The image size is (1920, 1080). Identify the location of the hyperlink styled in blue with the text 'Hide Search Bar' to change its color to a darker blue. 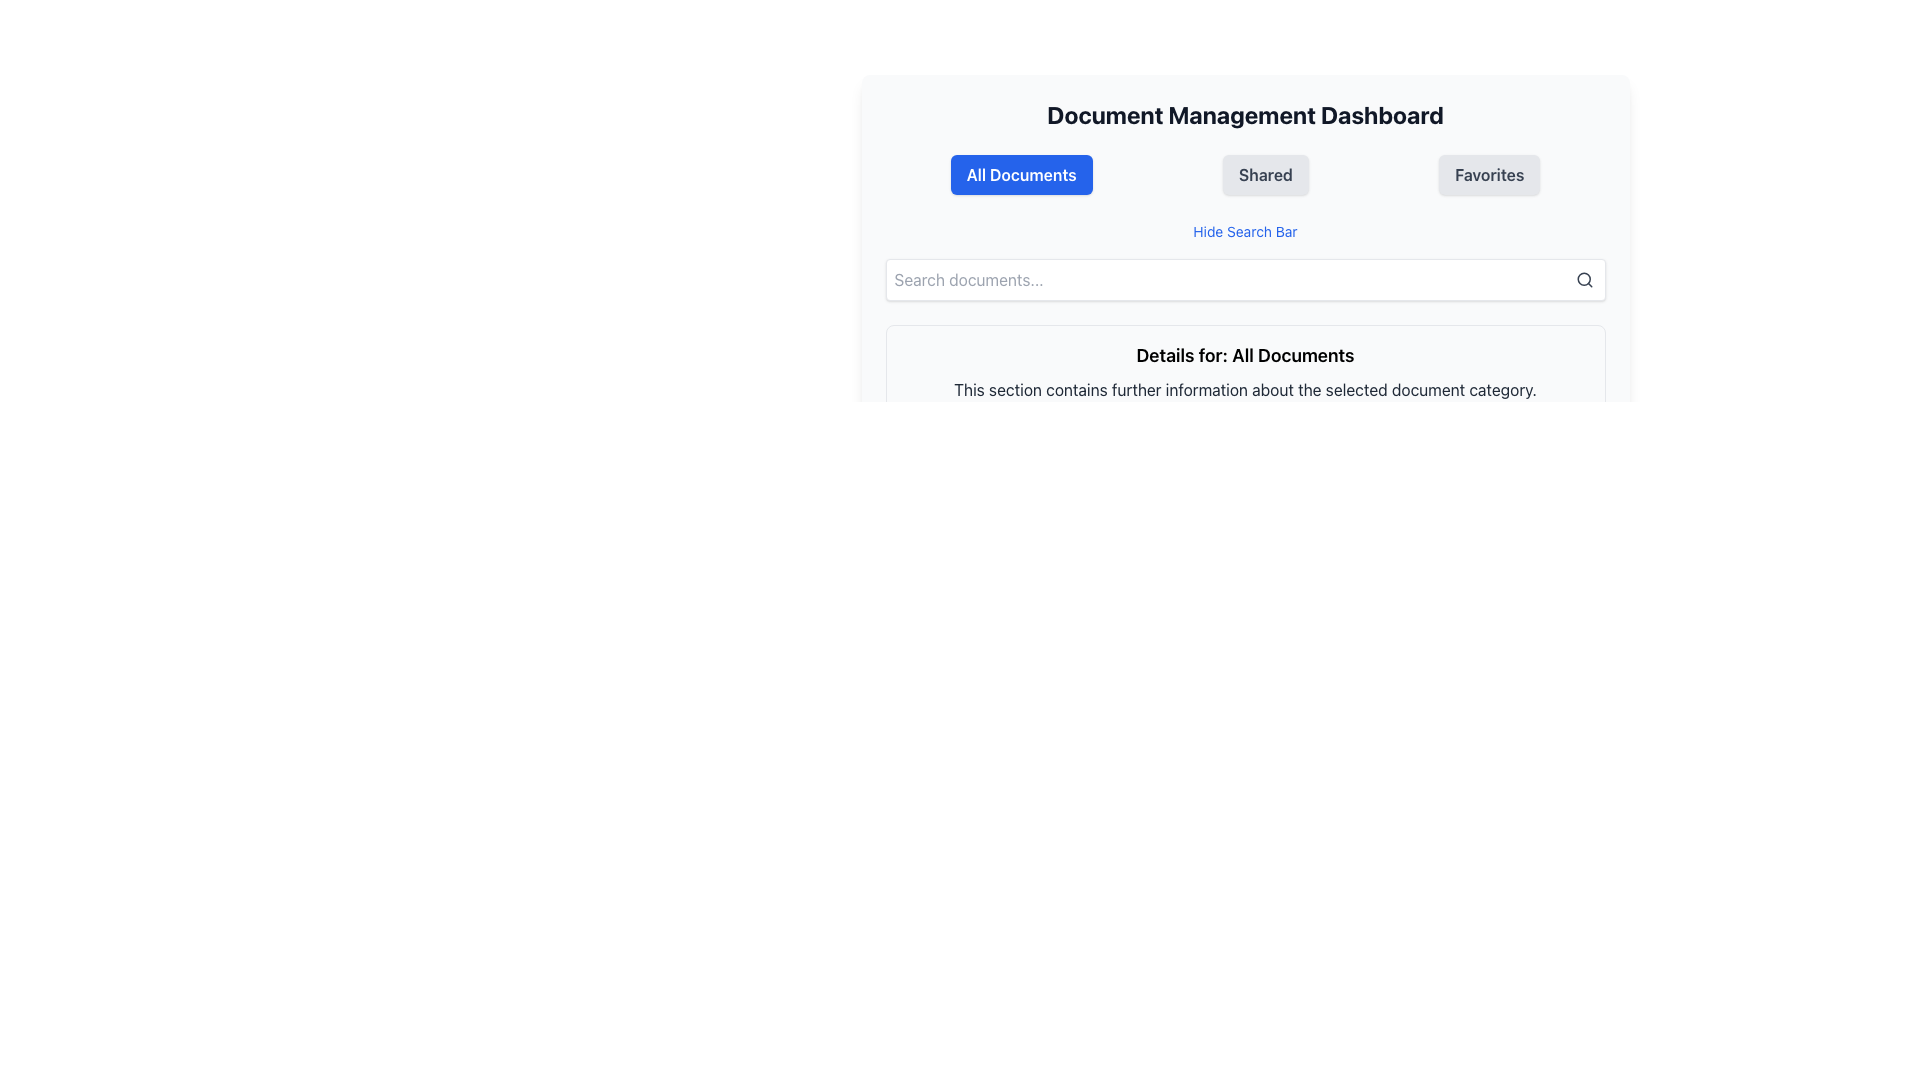
(1244, 230).